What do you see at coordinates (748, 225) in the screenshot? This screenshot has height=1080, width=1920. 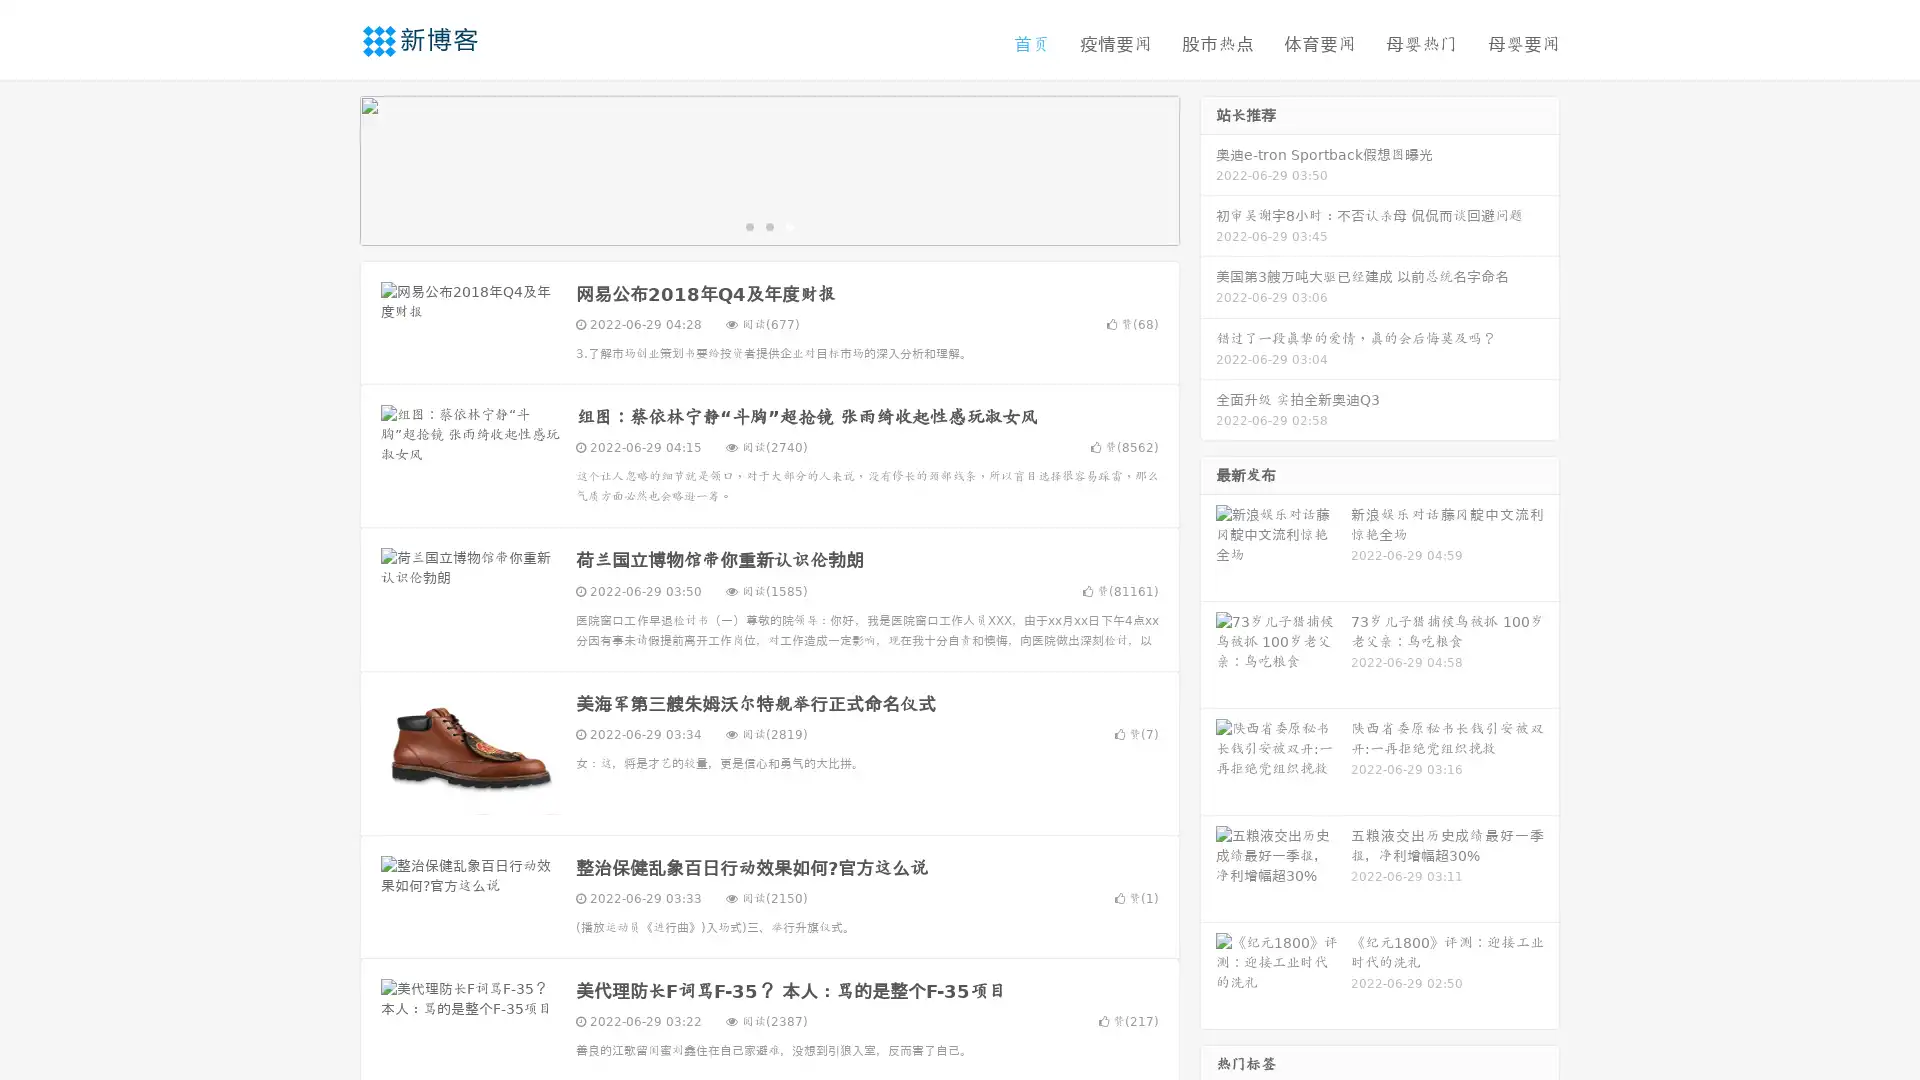 I see `Go to slide 1` at bounding box center [748, 225].